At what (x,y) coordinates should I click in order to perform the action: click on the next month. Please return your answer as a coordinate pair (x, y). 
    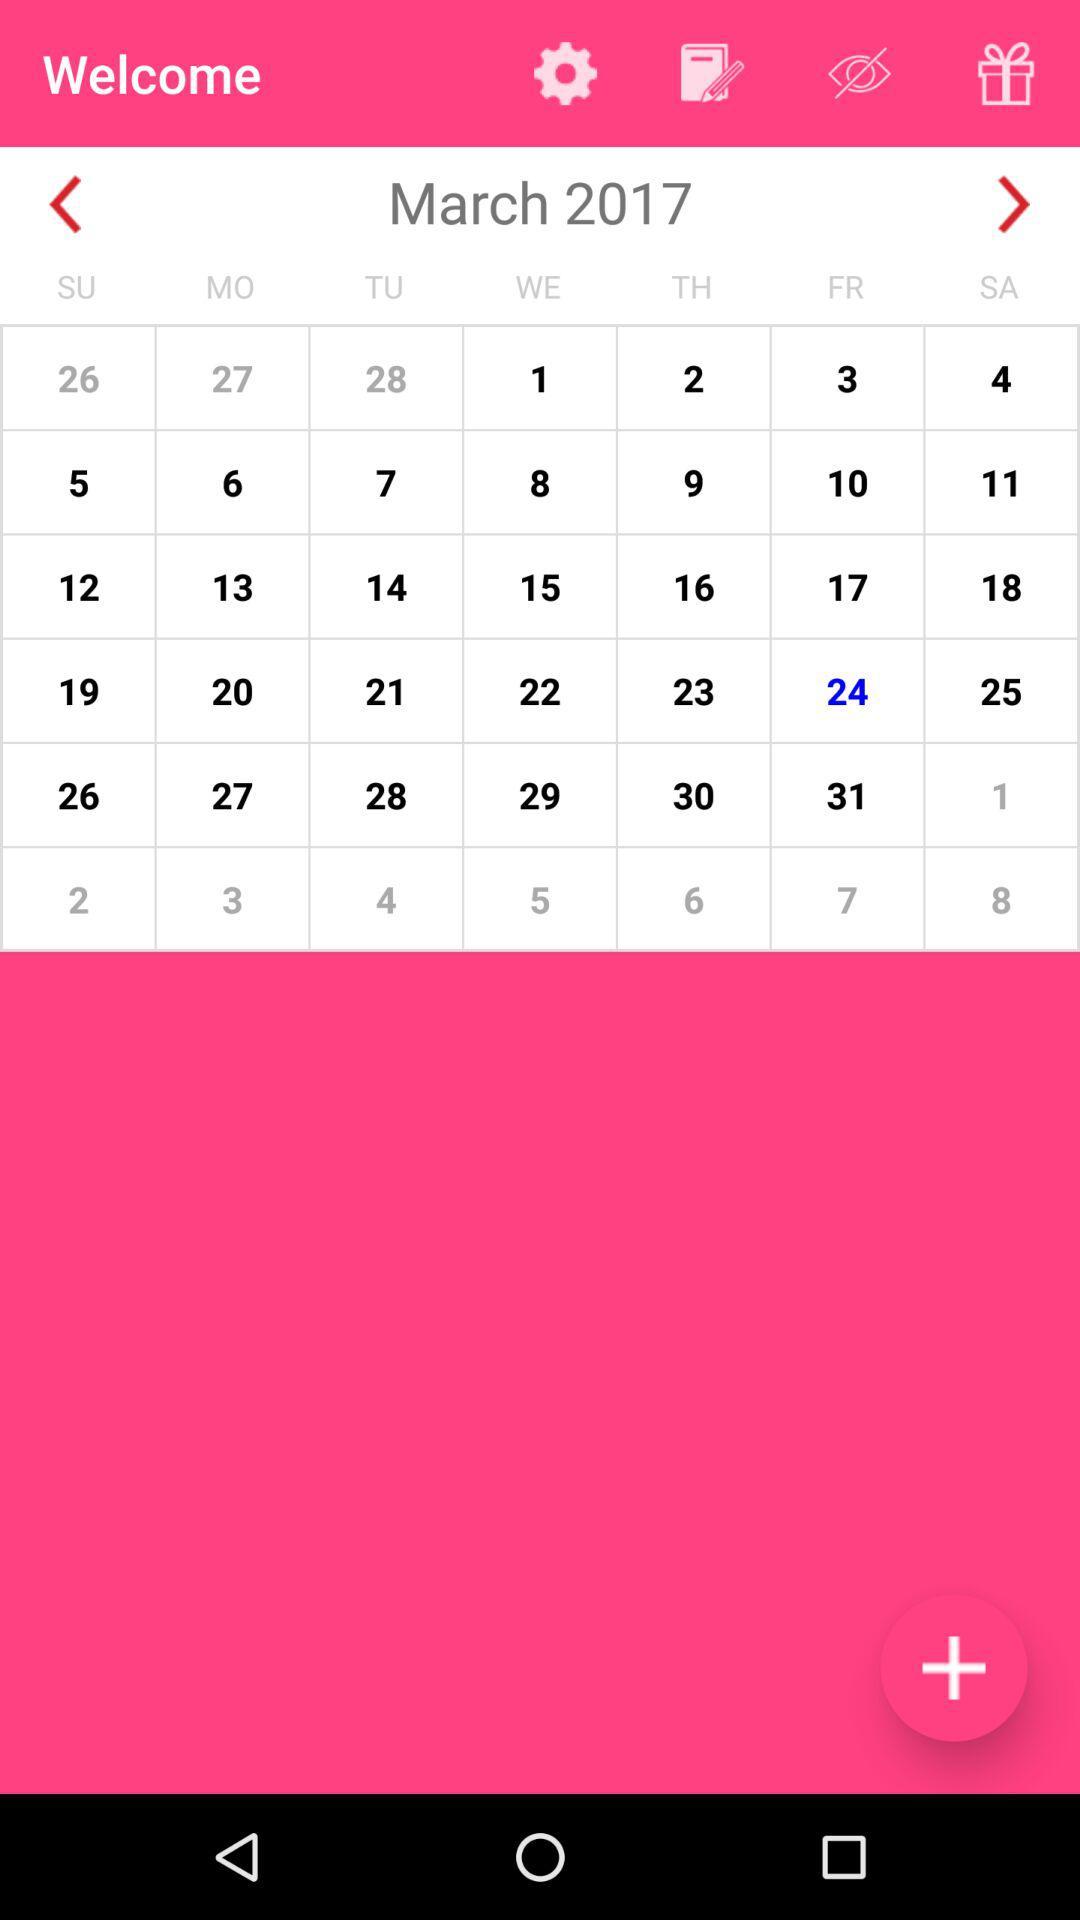
    Looking at the image, I should click on (1014, 204).